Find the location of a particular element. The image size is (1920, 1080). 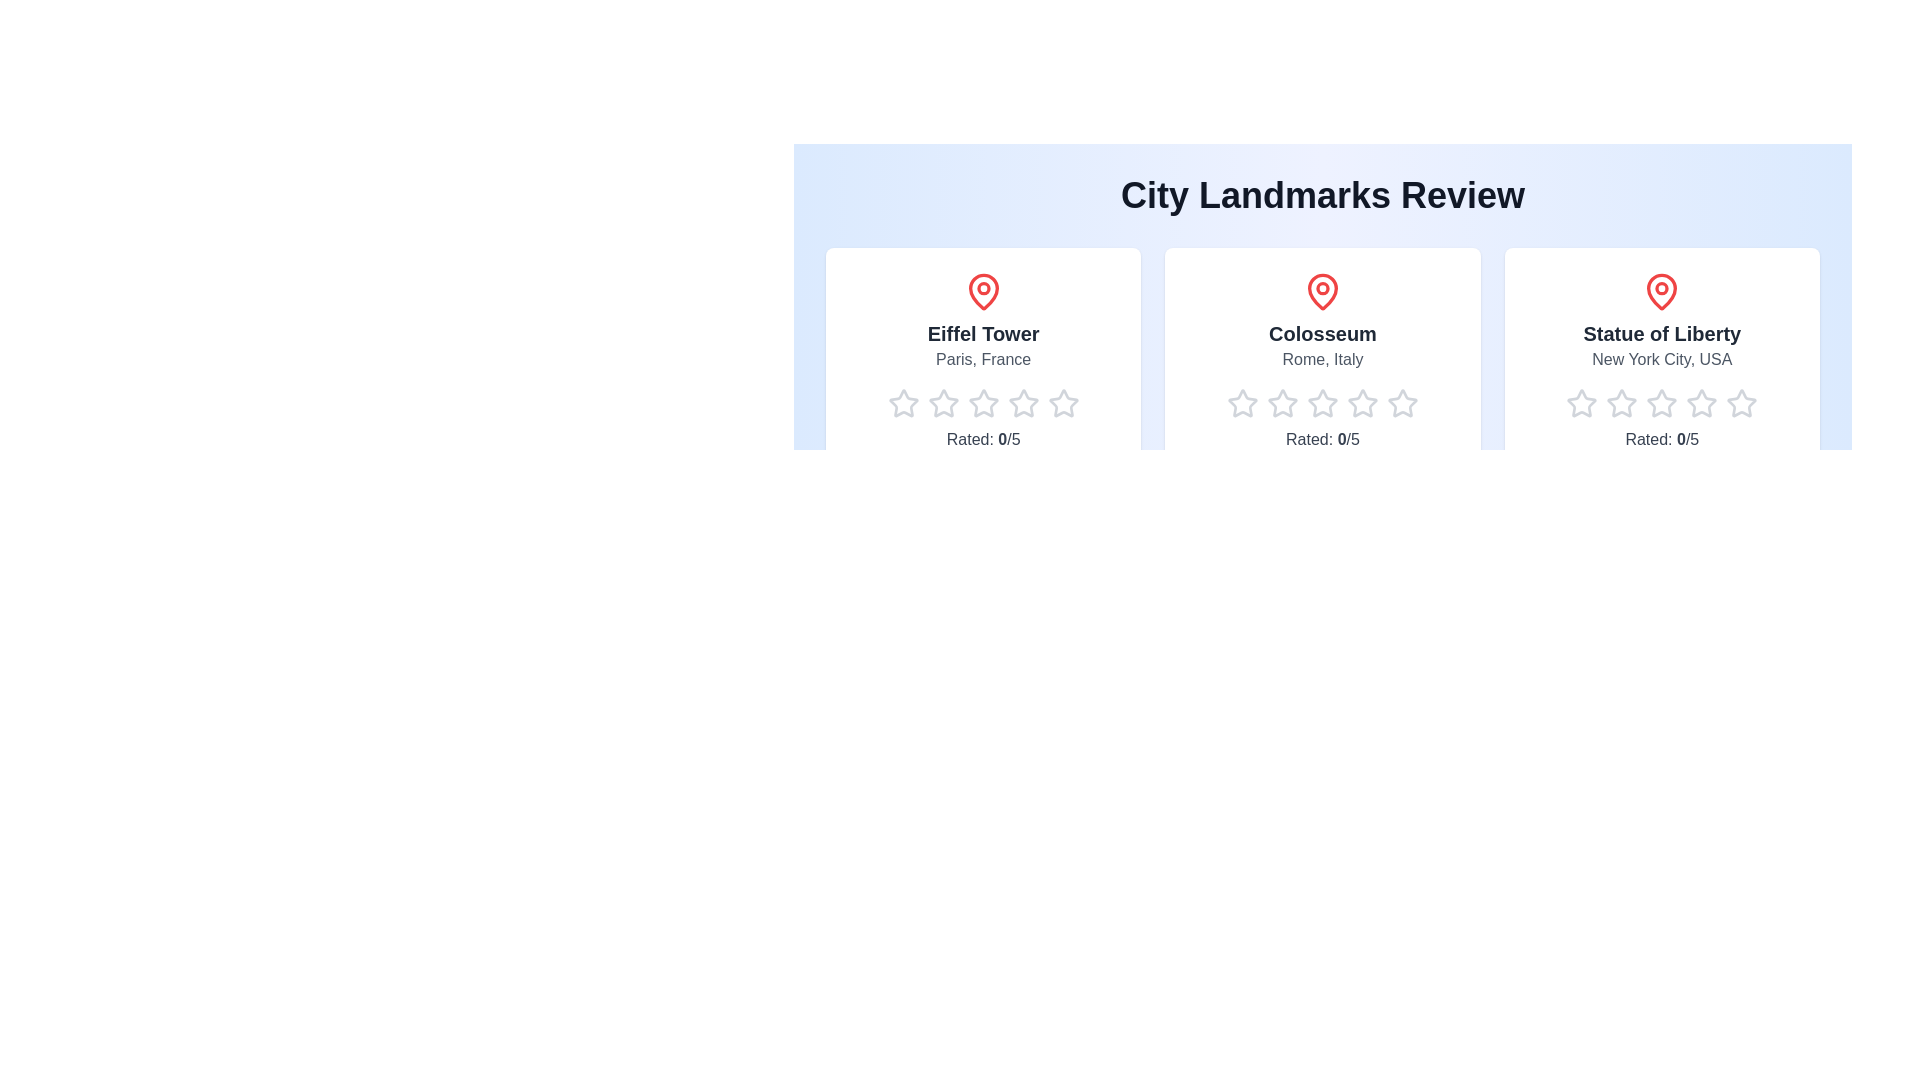

the star corresponding to 1 for the landmark Eiffel Tower is located at coordinates (886, 404).